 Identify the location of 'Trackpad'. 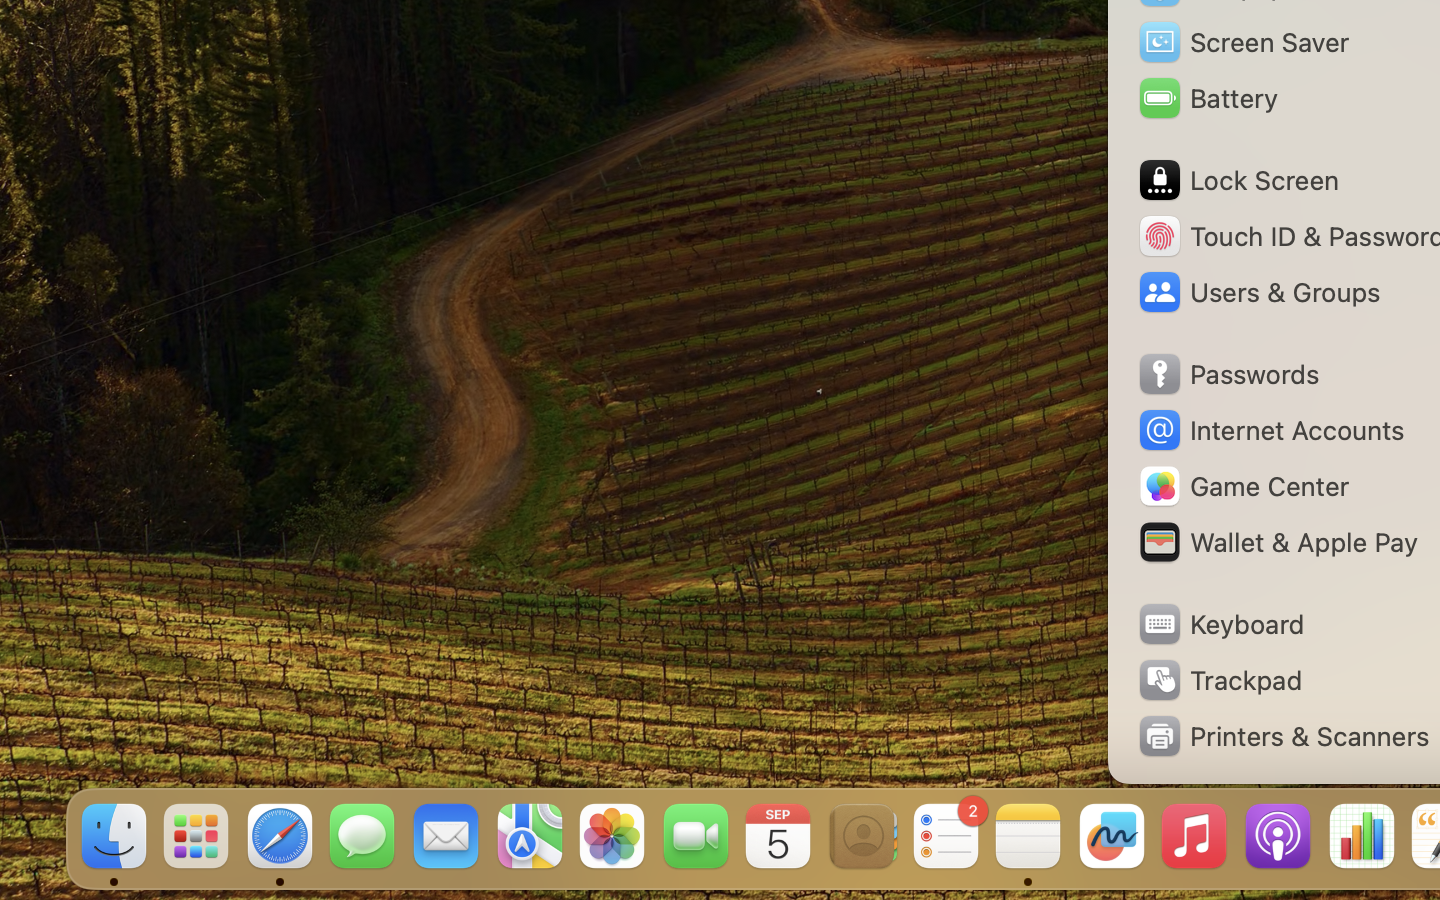
(1217, 679).